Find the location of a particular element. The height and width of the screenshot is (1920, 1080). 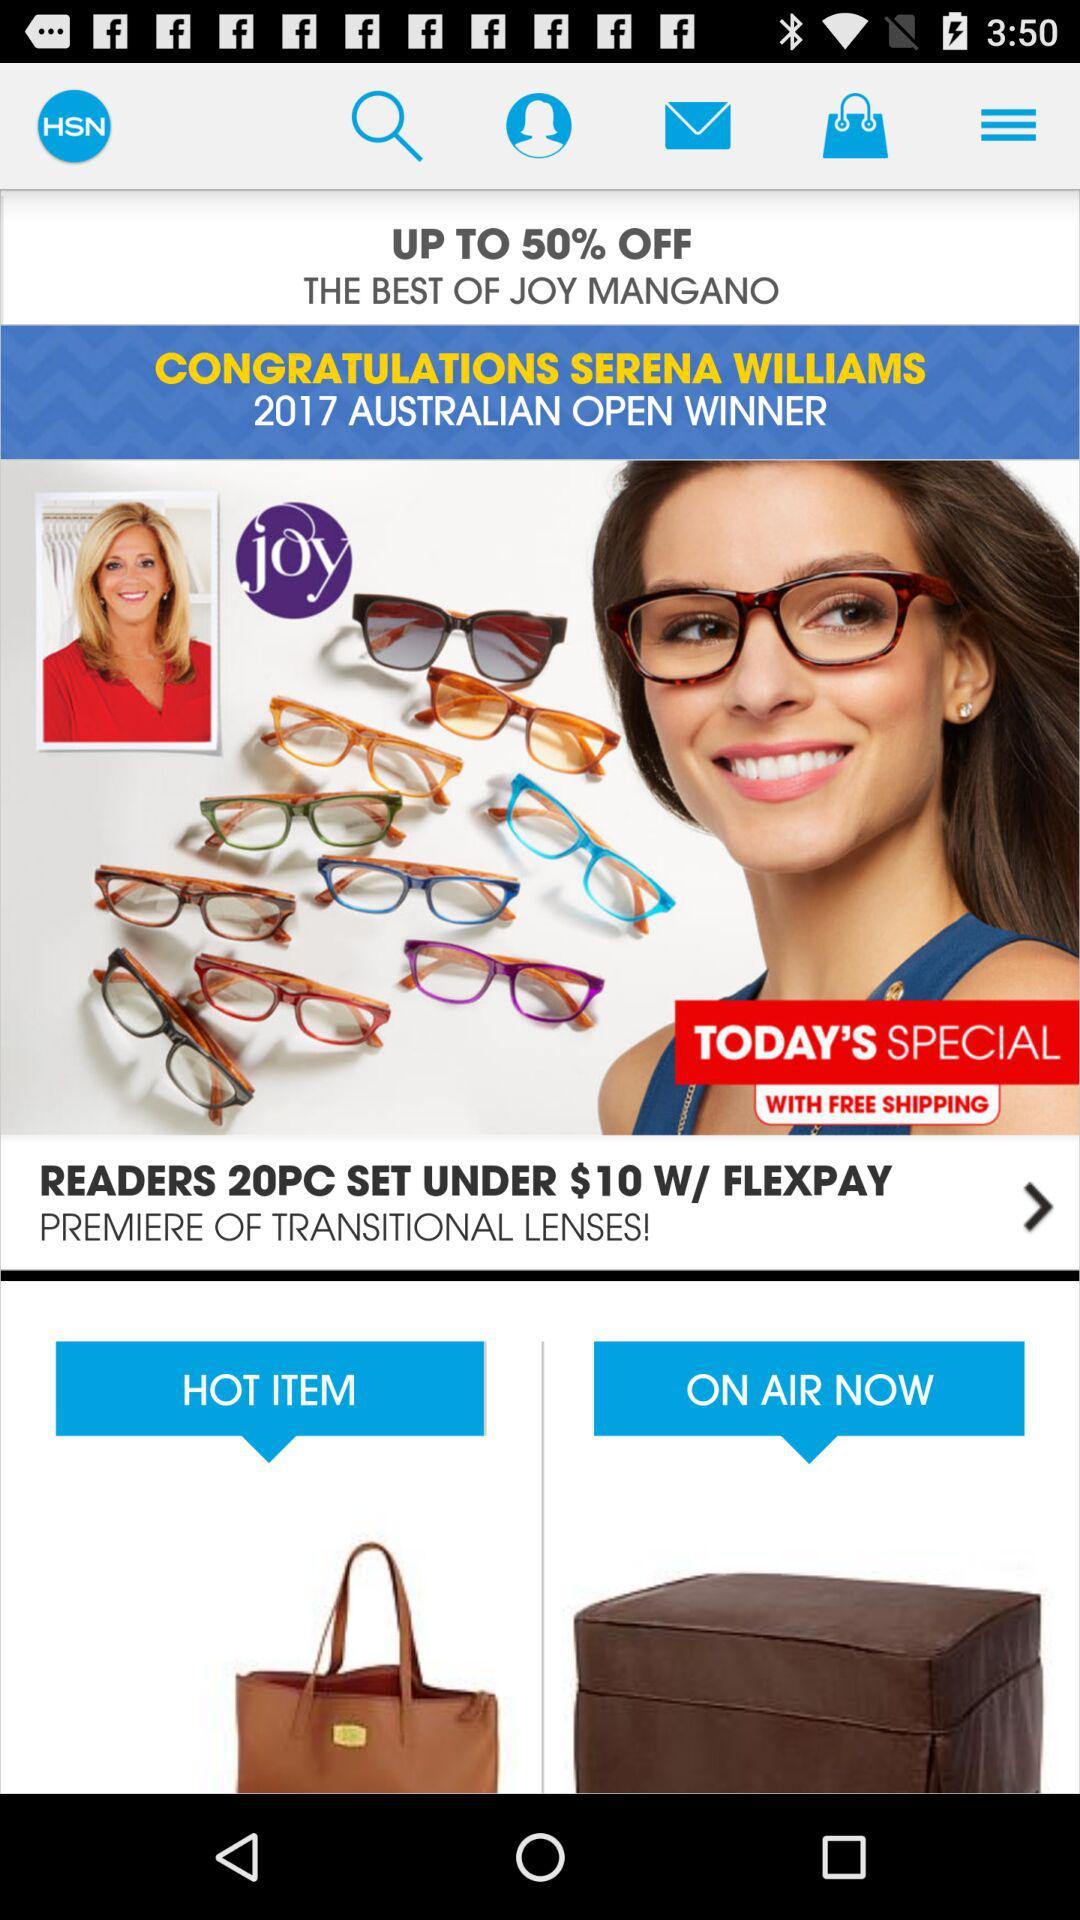

cart option is located at coordinates (855, 124).